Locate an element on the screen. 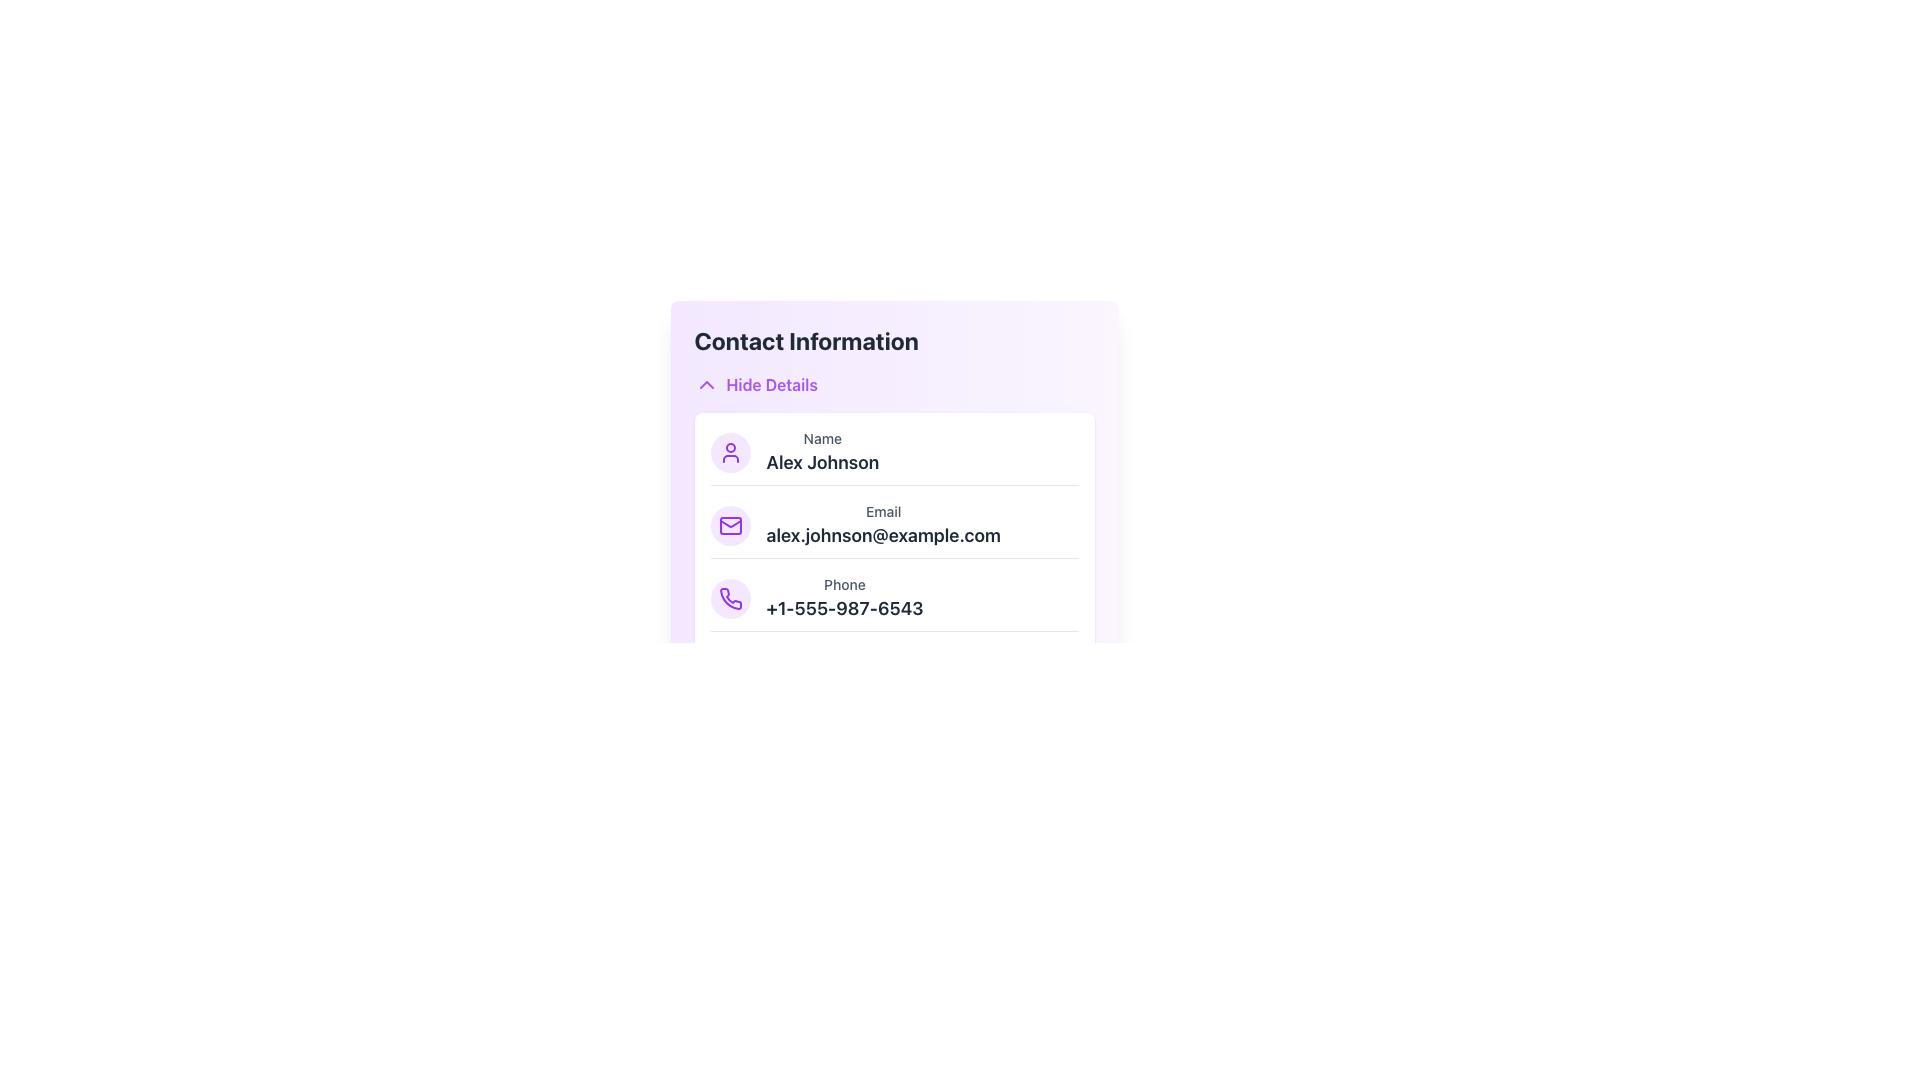  the 'Email' label element, which is styled in a small-sized medium-weight gray font and positioned above the email address 'alex.johnson@example.com' in the 'Contact Information' section is located at coordinates (882, 511).